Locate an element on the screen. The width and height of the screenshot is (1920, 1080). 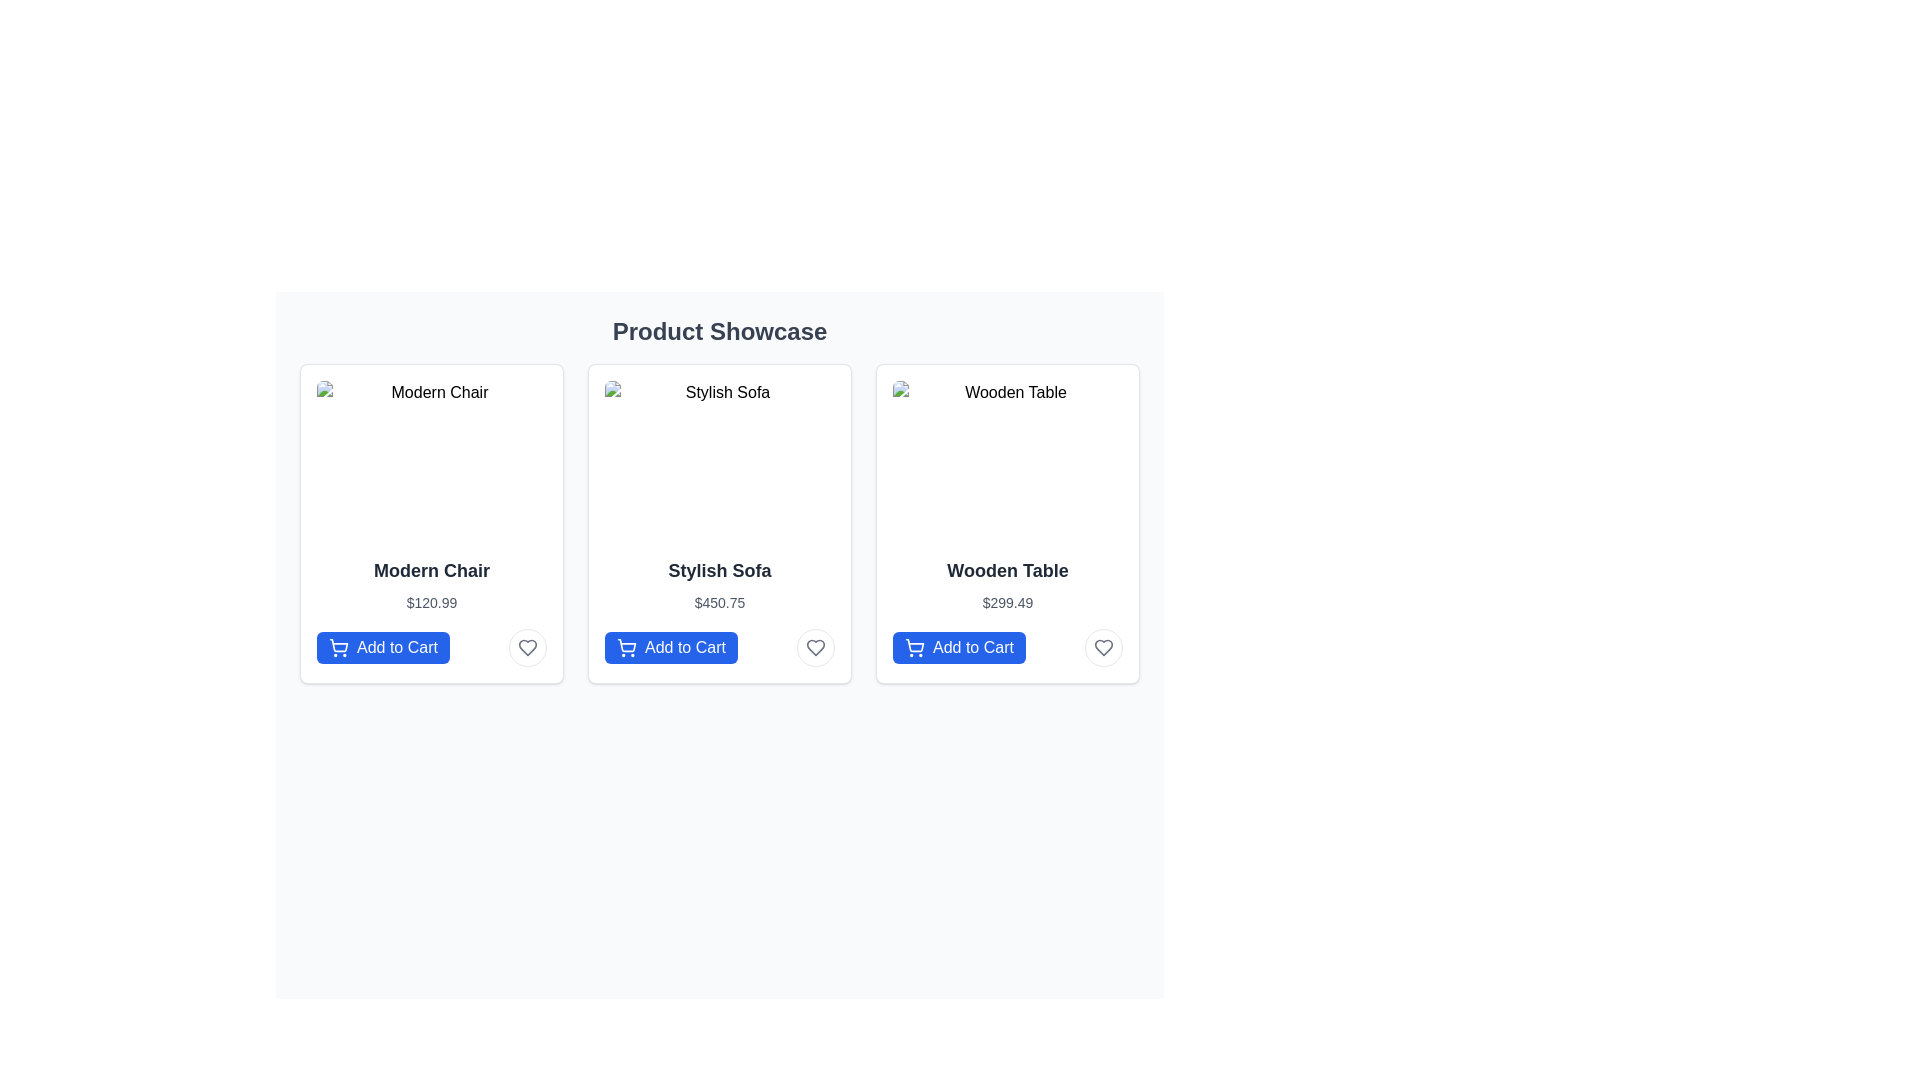
the text label displaying the price '$120.99', which is positioned below the 'Modern Chair' and above the 'Add to Cart' button is located at coordinates (431, 601).